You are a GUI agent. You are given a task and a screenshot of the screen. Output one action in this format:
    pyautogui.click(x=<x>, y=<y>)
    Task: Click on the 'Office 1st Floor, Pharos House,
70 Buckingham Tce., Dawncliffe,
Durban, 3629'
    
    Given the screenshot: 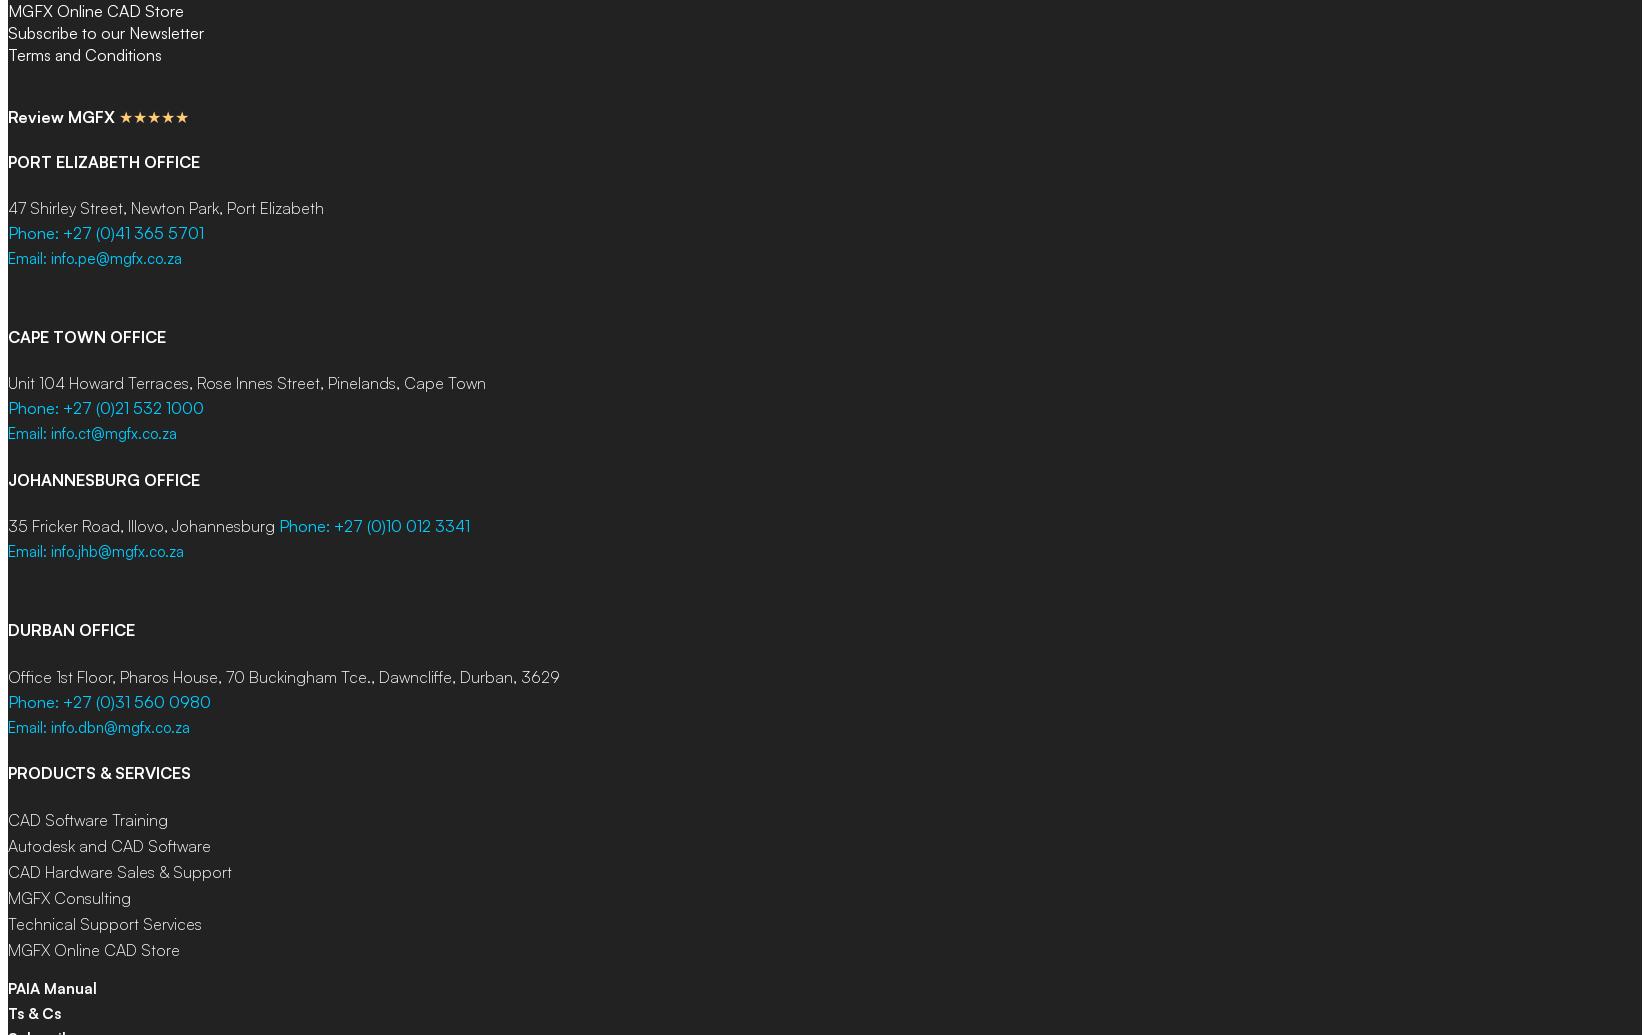 What is the action you would take?
    pyautogui.click(x=283, y=674)
    